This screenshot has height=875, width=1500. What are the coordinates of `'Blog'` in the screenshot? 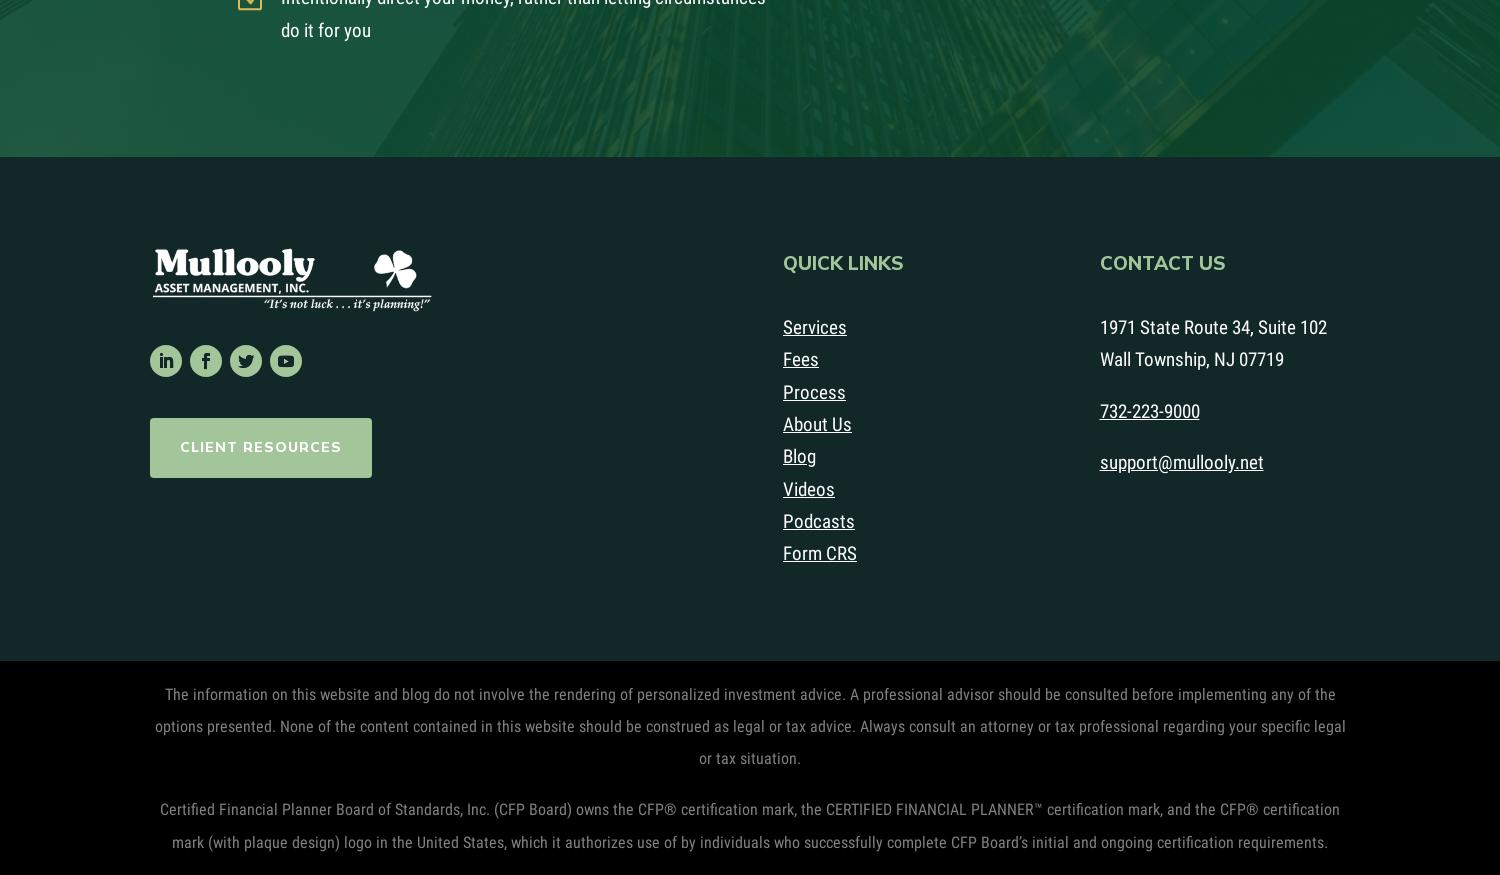 It's located at (799, 456).